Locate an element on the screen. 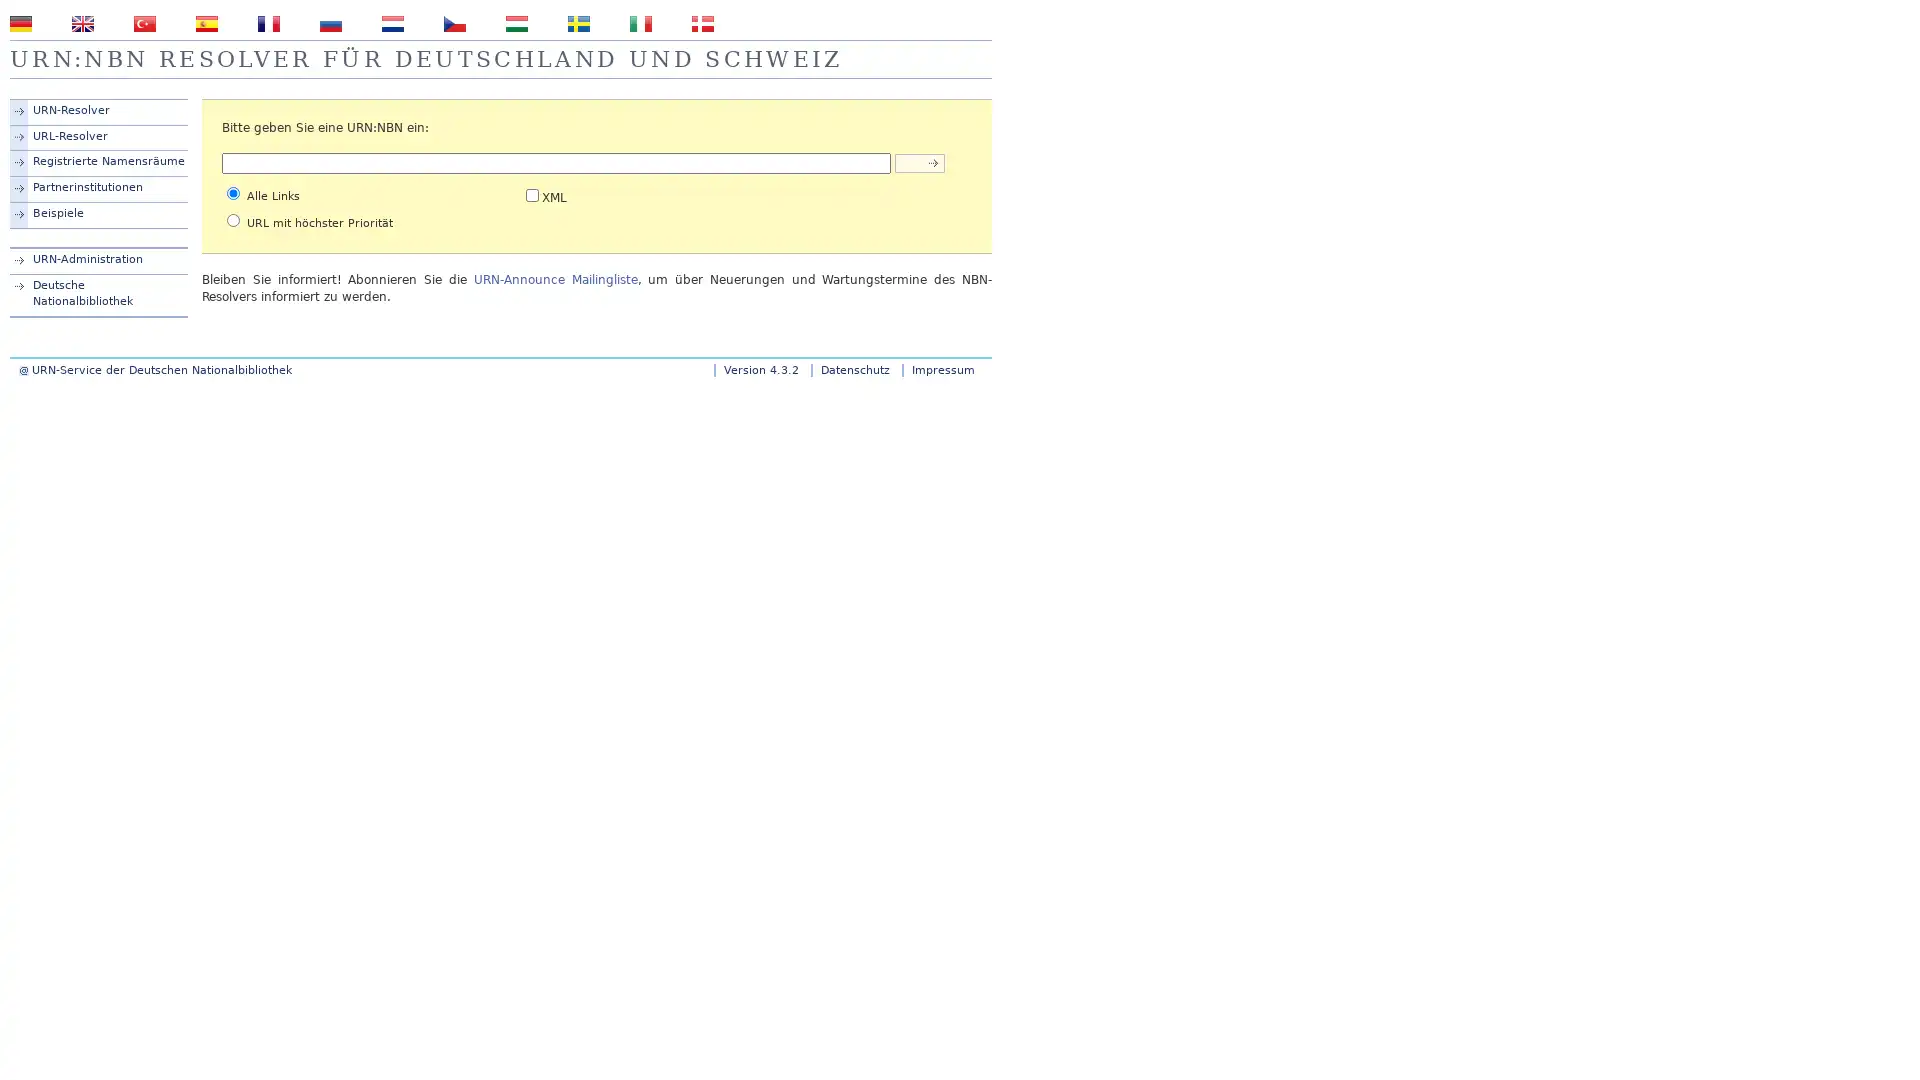 The width and height of the screenshot is (1920, 1080). se is located at coordinates (578, 23).